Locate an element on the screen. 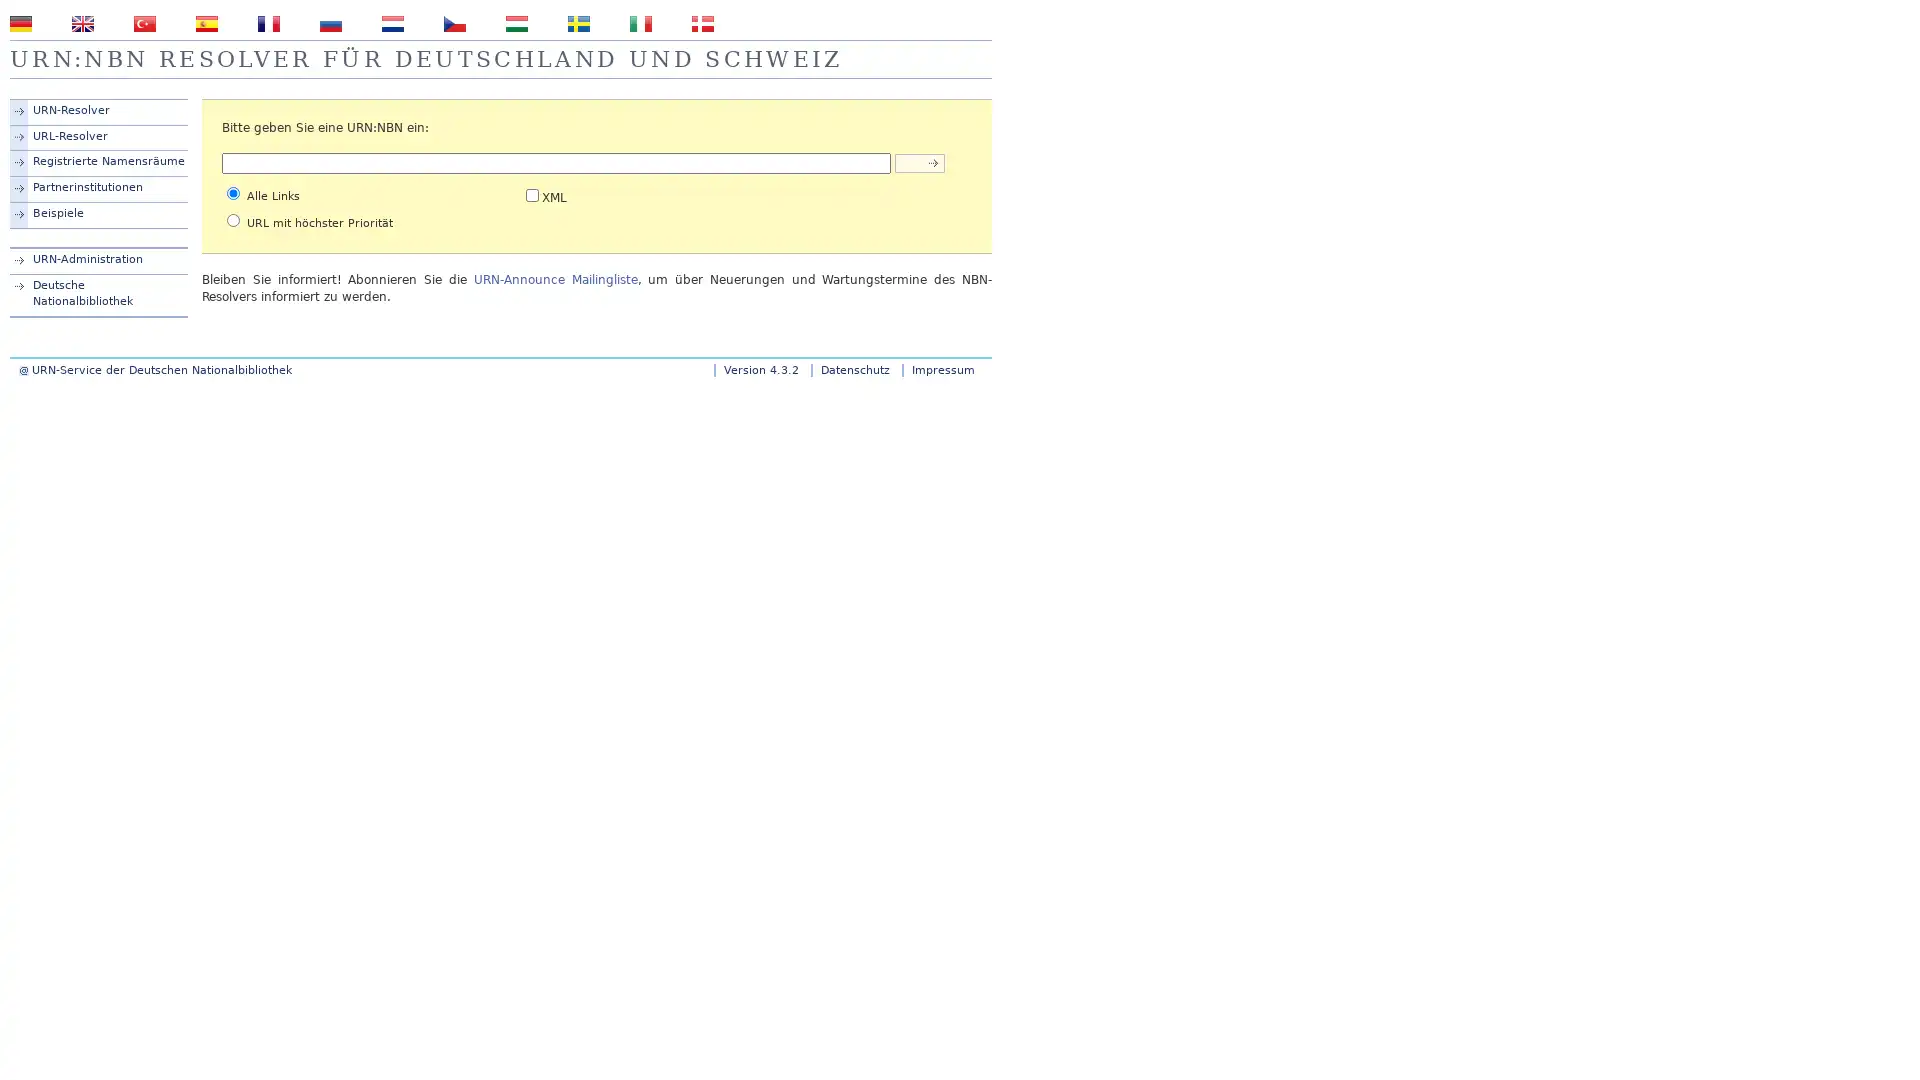 The width and height of the screenshot is (1920, 1080). se is located at coordinates (578, 23).